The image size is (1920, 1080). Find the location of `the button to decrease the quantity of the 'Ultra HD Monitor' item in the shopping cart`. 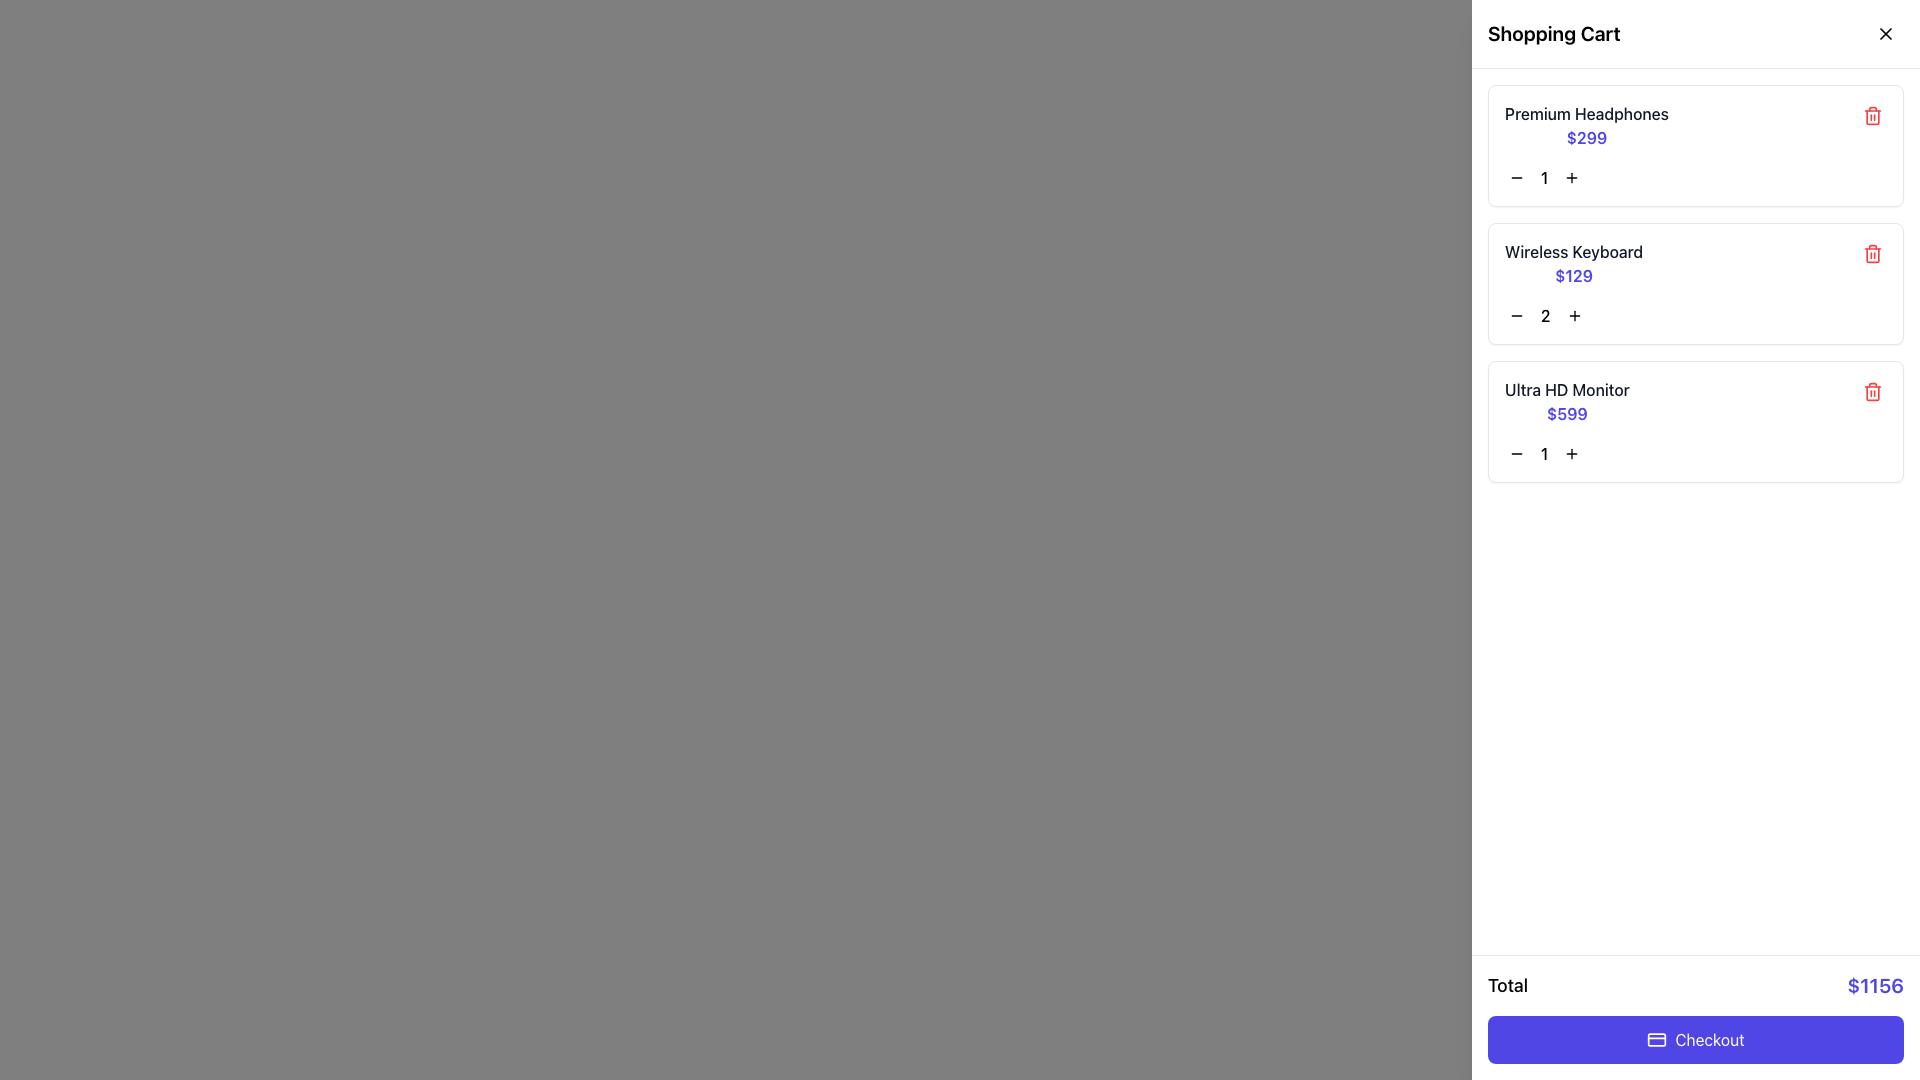

the button to decrease the quantity of the 'Ultra HD Monitor' item in the shopping cart is located at coordinates (1516, 454).